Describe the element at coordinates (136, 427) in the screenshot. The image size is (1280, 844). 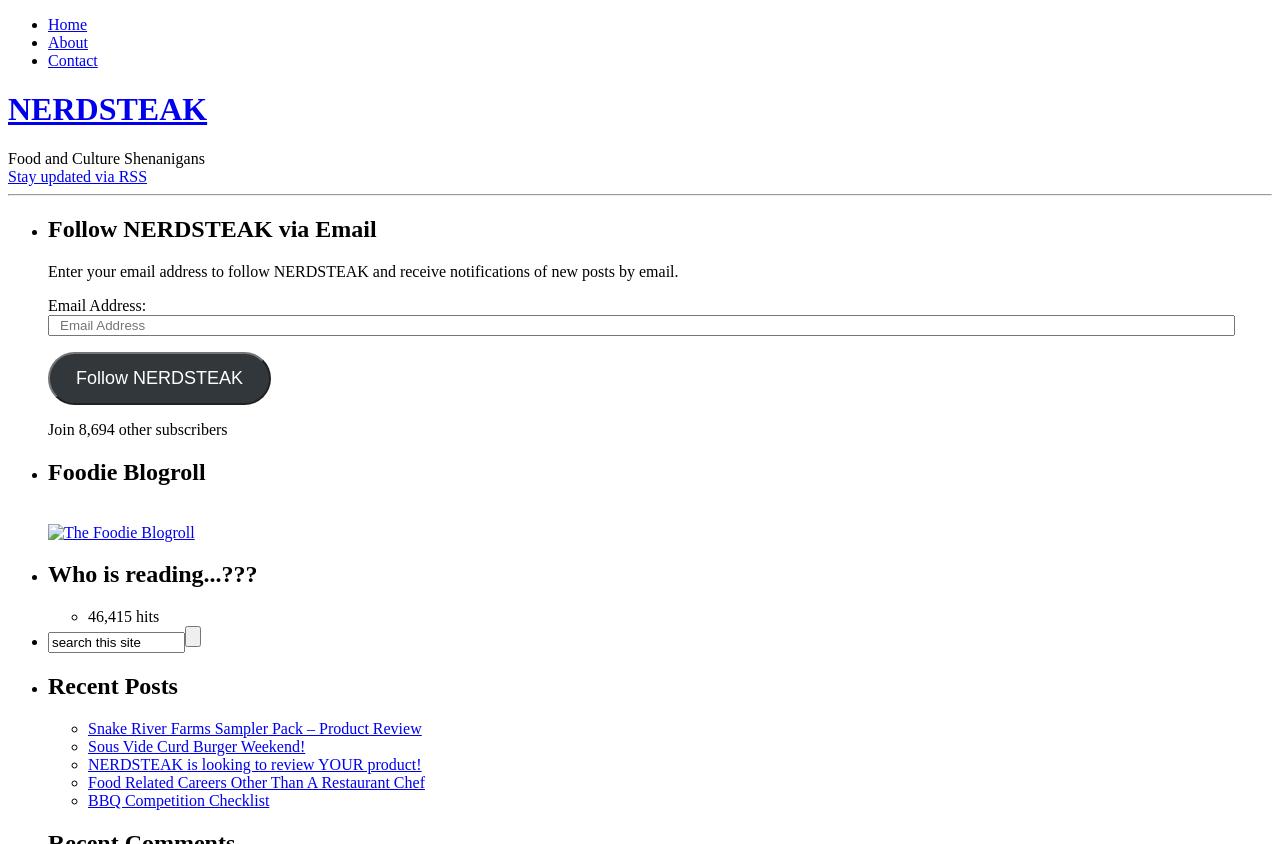
I see `'Join 8,694 other subscribers'` at that location.